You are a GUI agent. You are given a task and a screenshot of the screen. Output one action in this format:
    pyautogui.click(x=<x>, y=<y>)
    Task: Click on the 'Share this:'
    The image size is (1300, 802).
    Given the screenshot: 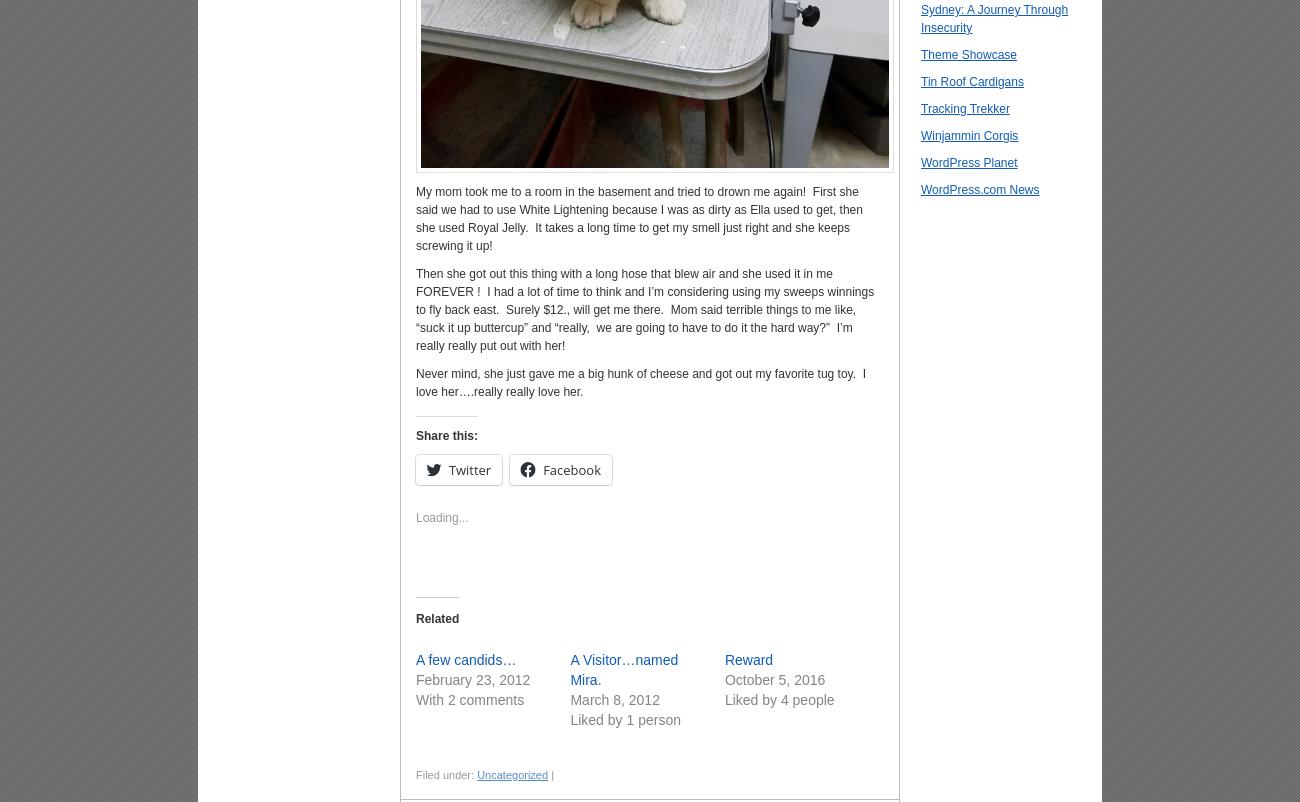 What is the action you would take?
    pyautogui.click(x=445, y=435)
    